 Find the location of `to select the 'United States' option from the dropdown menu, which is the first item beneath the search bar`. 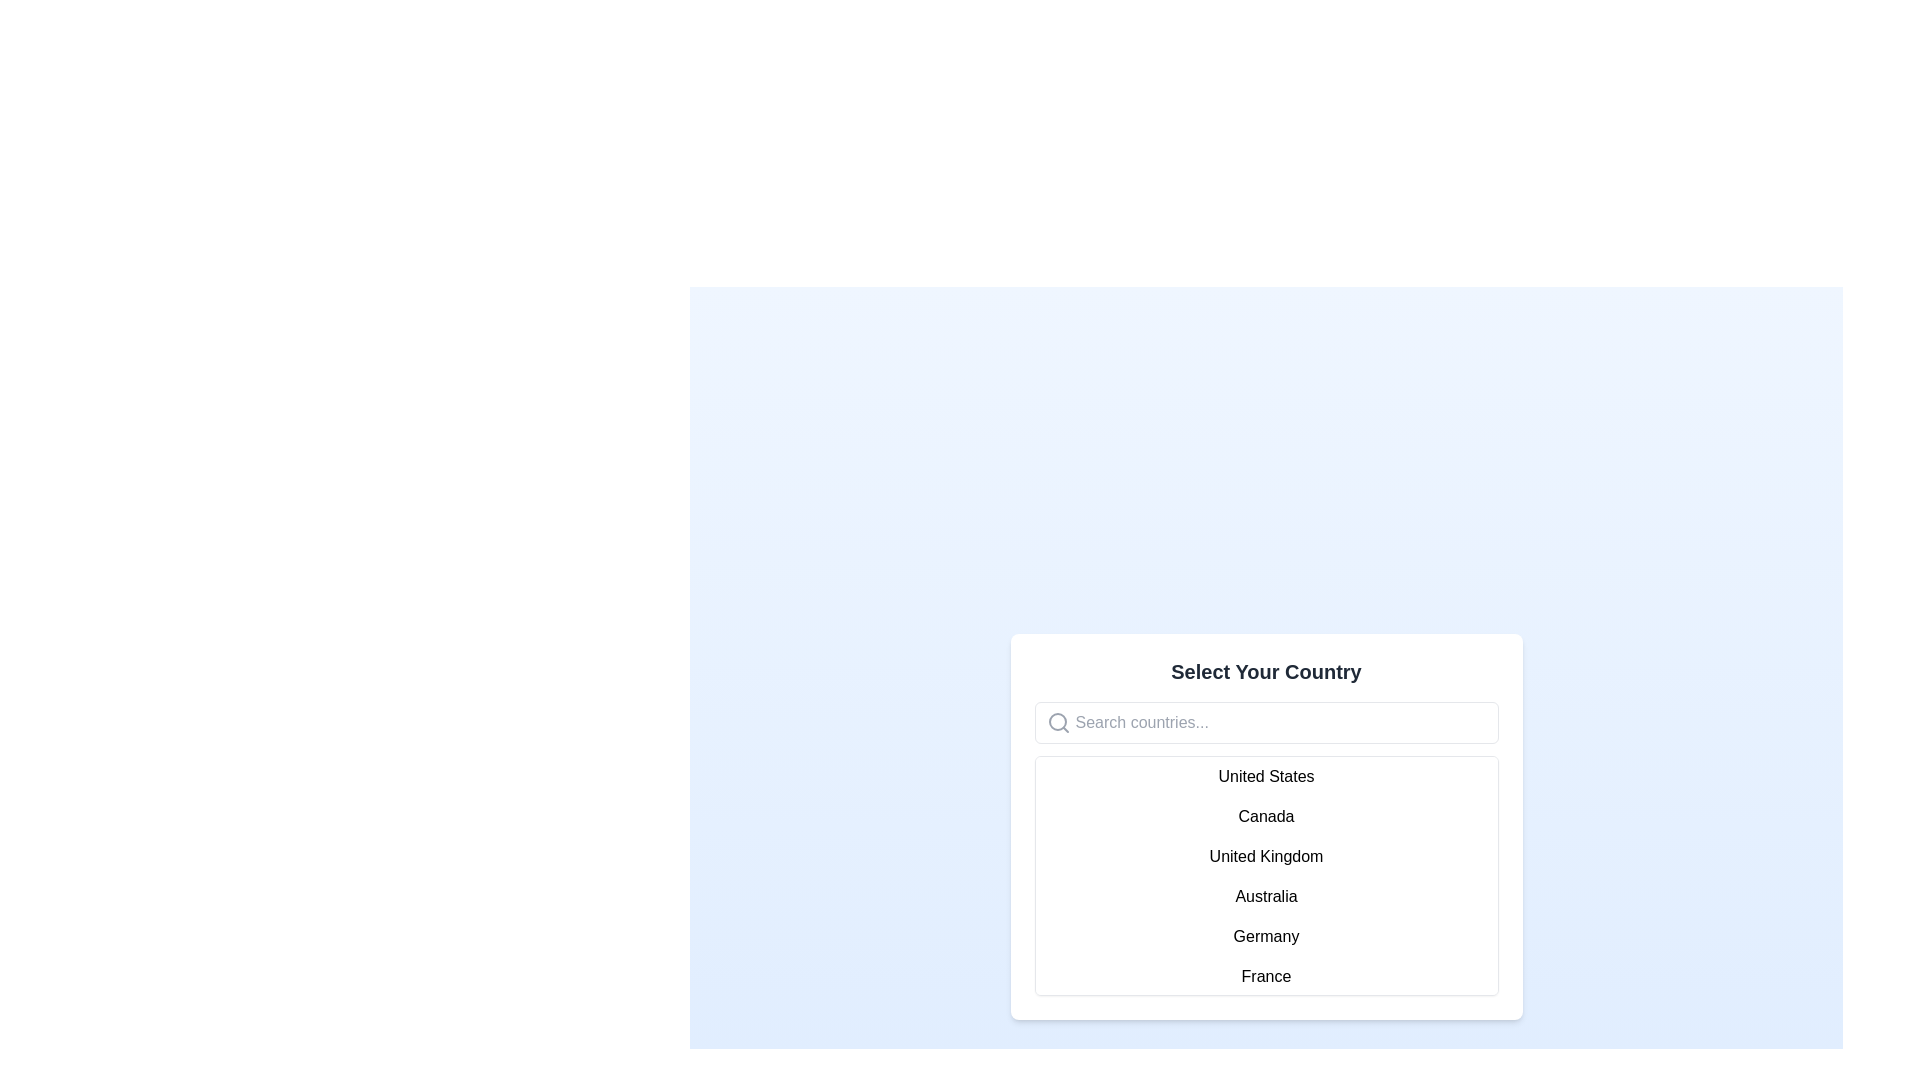

to select the 'United States' option from the dropdown menu, which is the first item beneath the search bar is located at coordinates (1265, 775).